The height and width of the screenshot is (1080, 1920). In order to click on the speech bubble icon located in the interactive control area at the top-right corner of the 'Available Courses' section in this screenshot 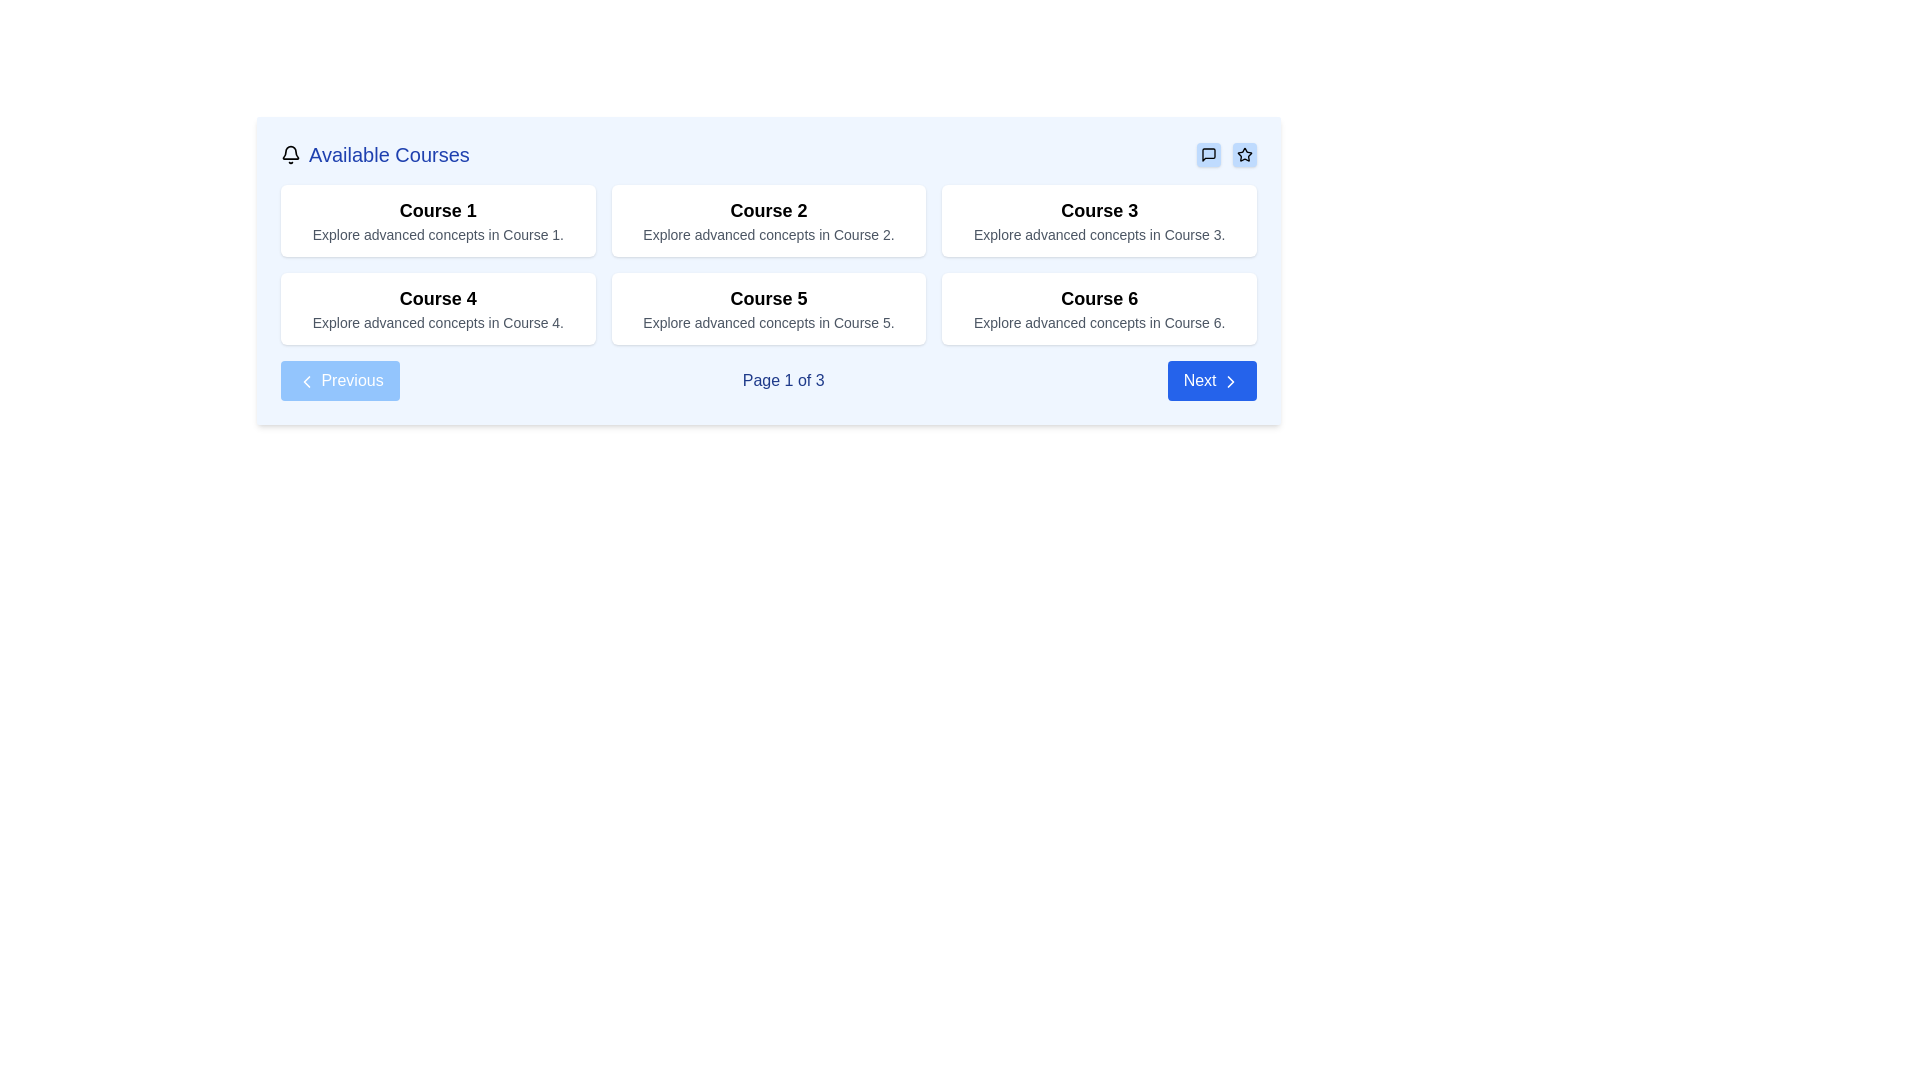, I will do `click(1226, 153)`.